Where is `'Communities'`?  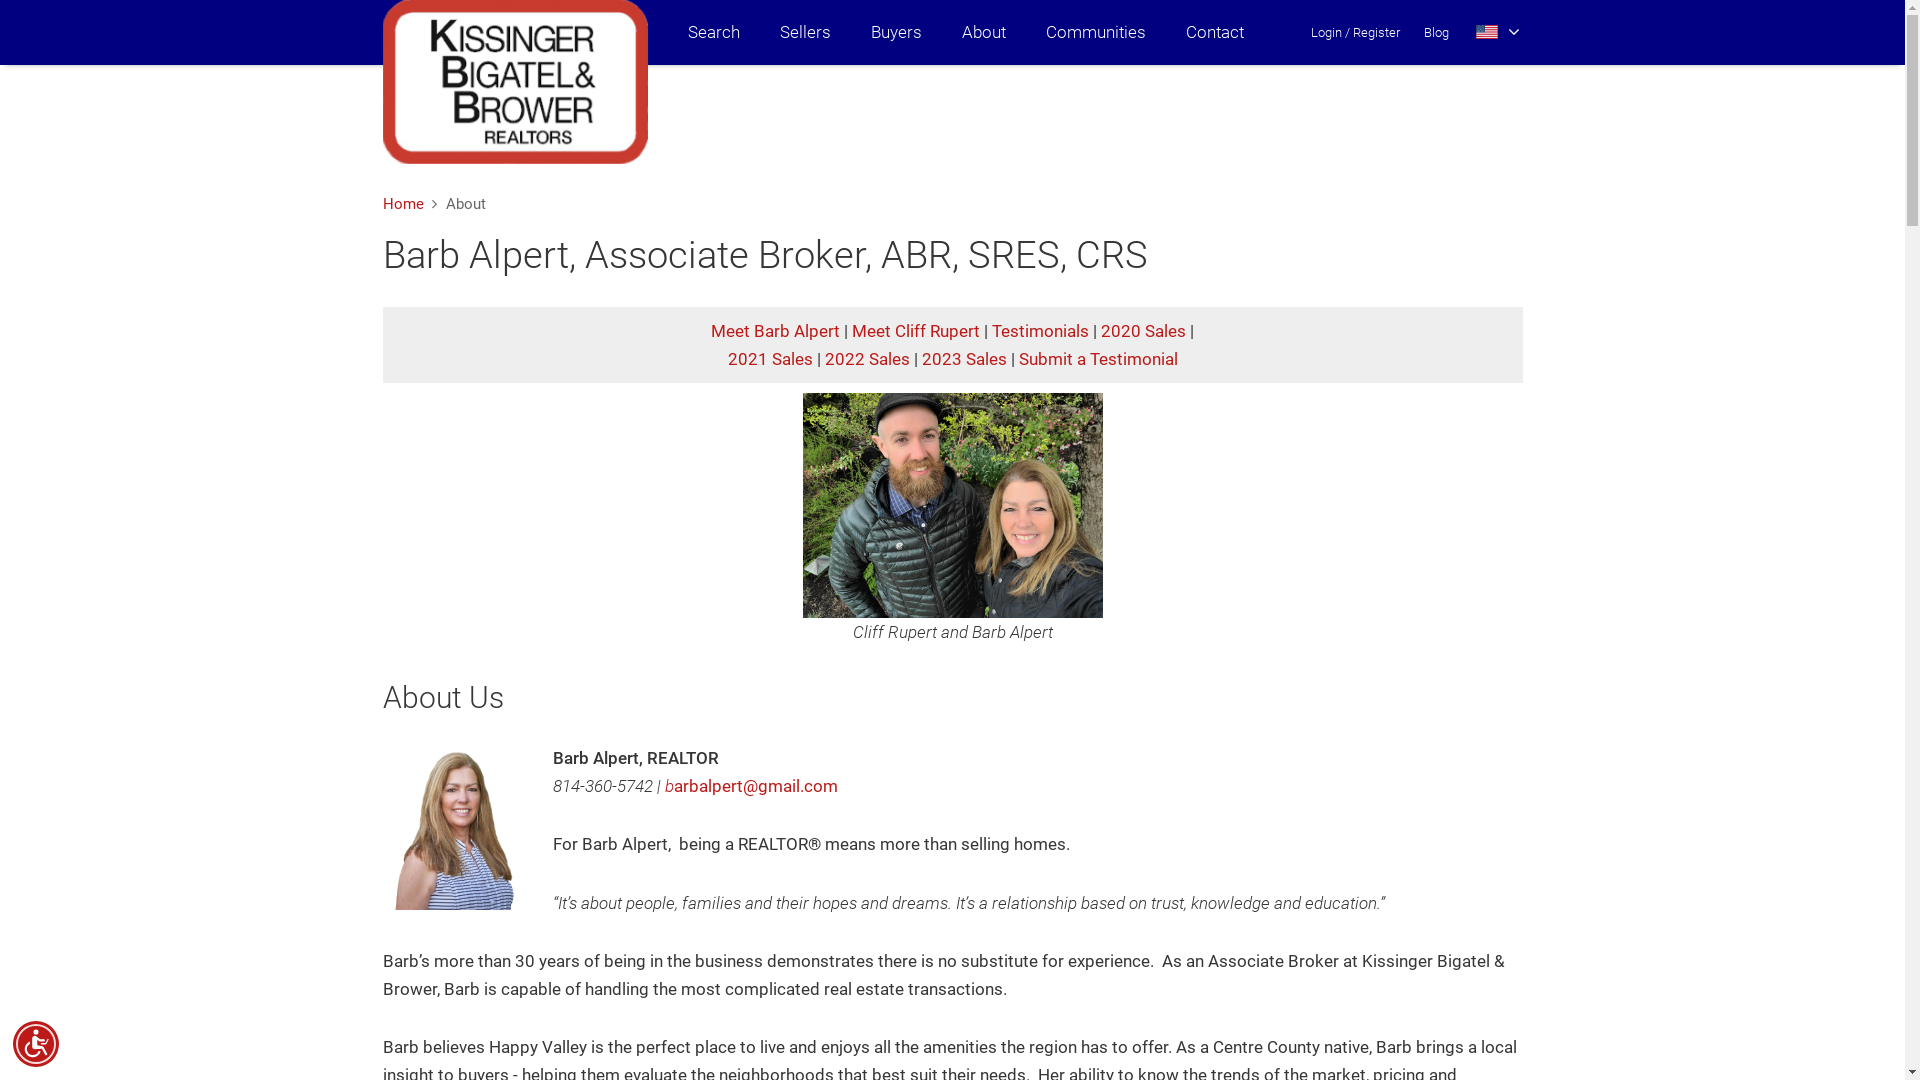 'Communities' is located at coordinates (1094, 32).